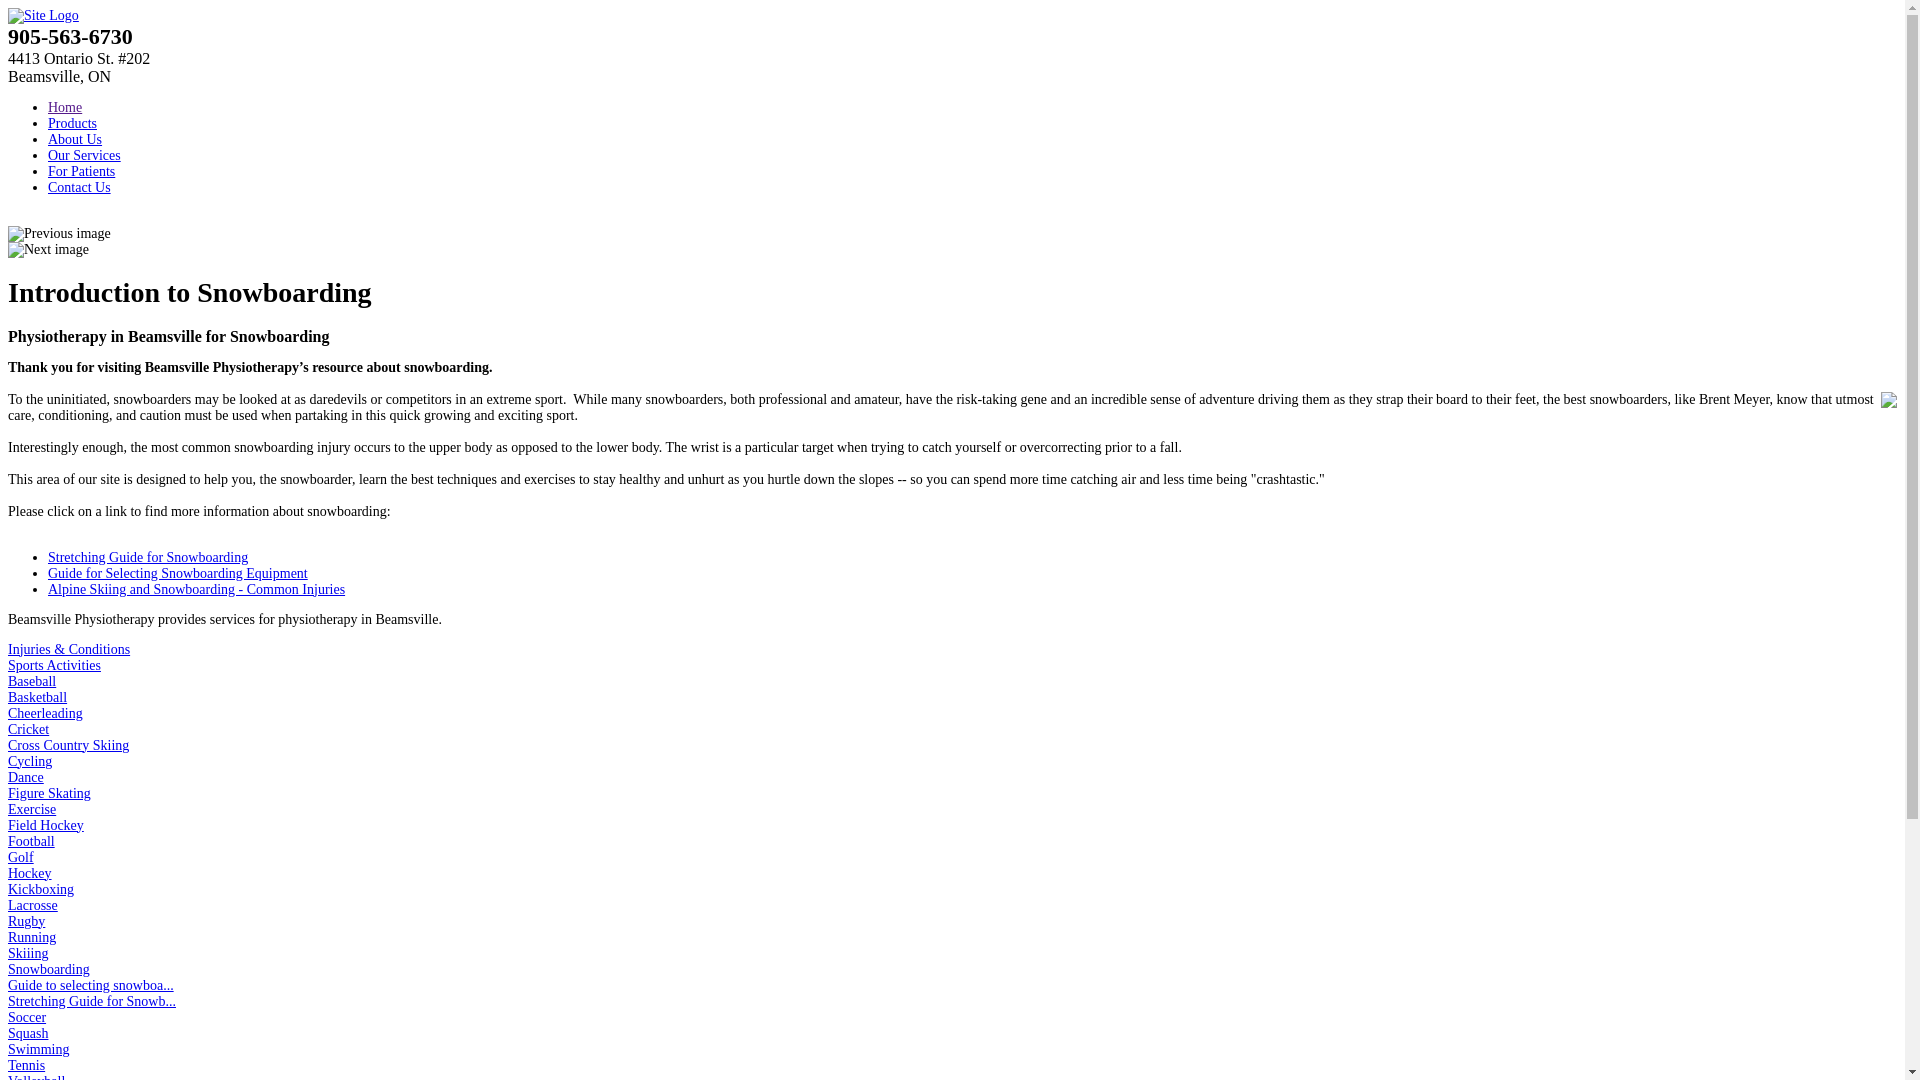 This screenshot has height=1080, width=1920. Describe the element at coordinates (28, 729) in the screenshot. I see `'Cricket'` at that location.